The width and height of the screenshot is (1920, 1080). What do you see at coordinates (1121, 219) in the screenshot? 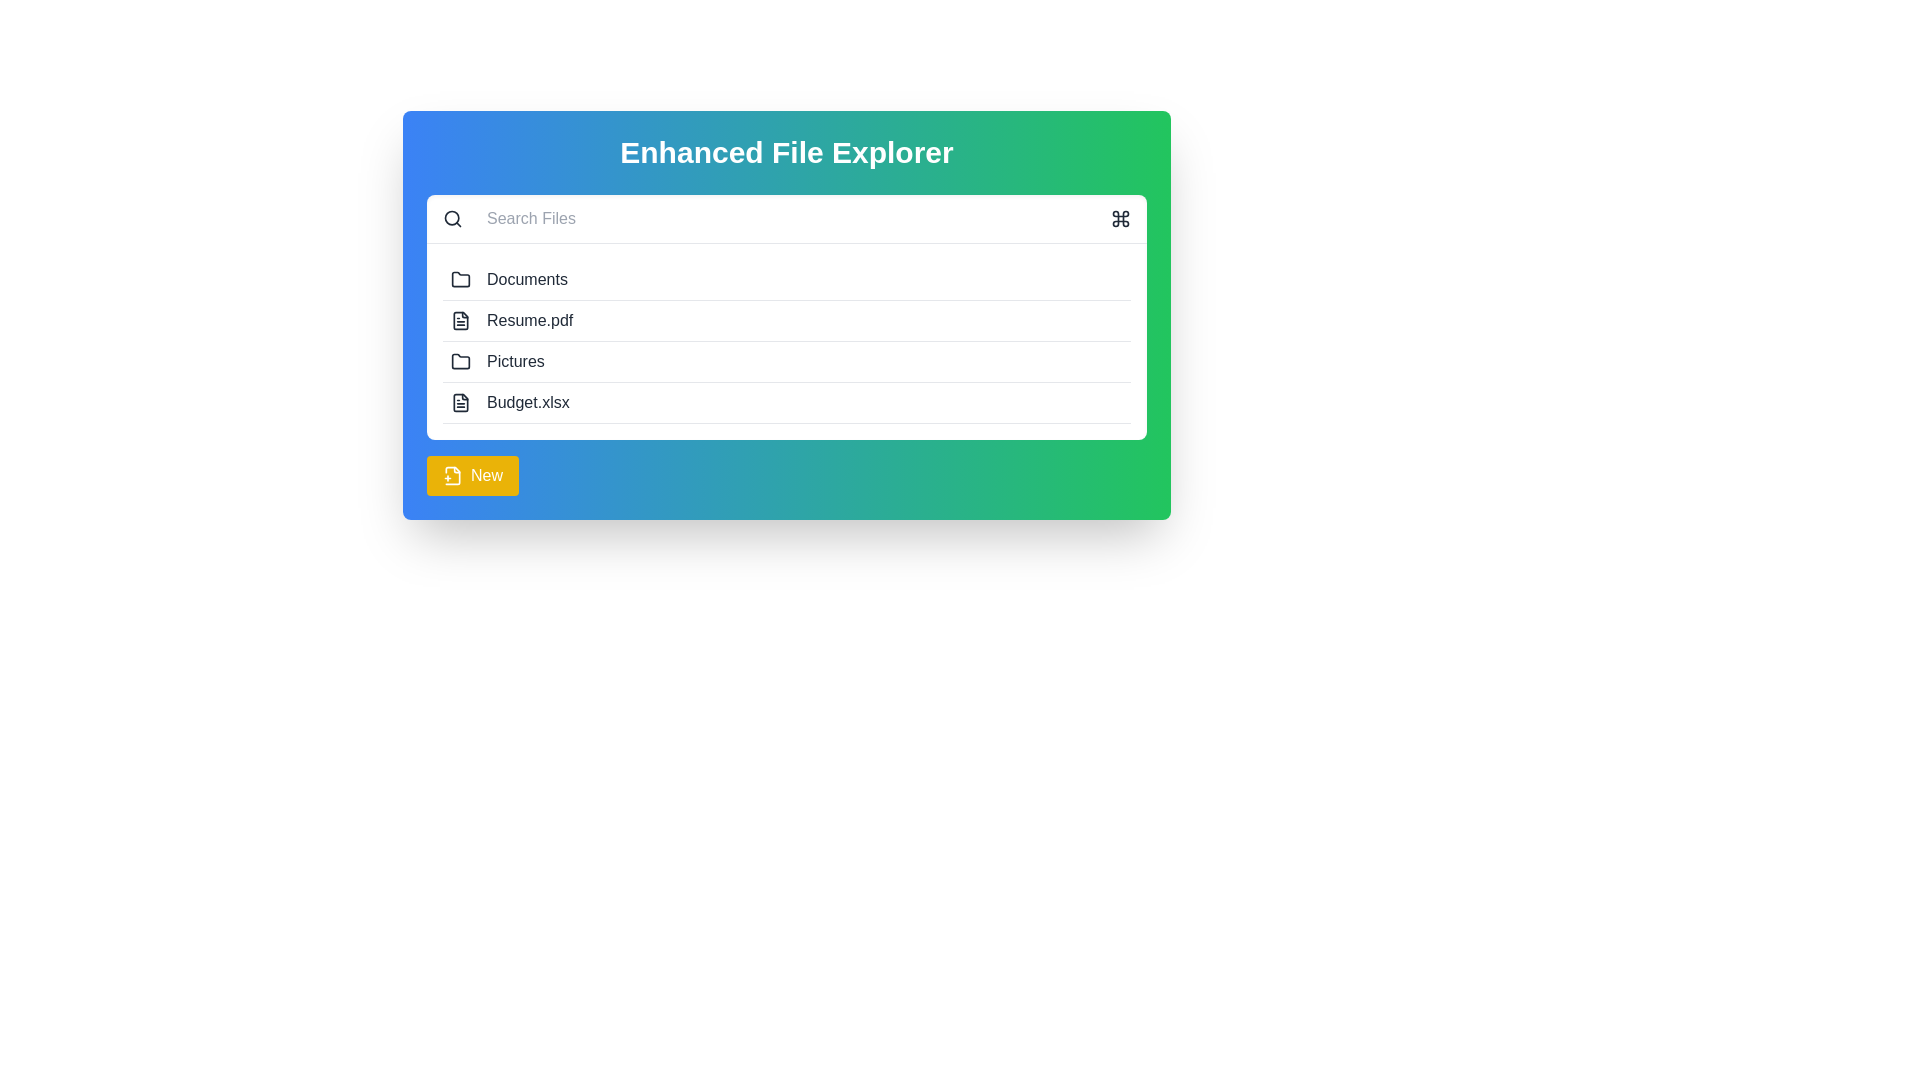
I see `the grid-like icon with four circular elements, located in the top-right corner of the white panel within the green gradient background` at bounding box center [1121, 219].